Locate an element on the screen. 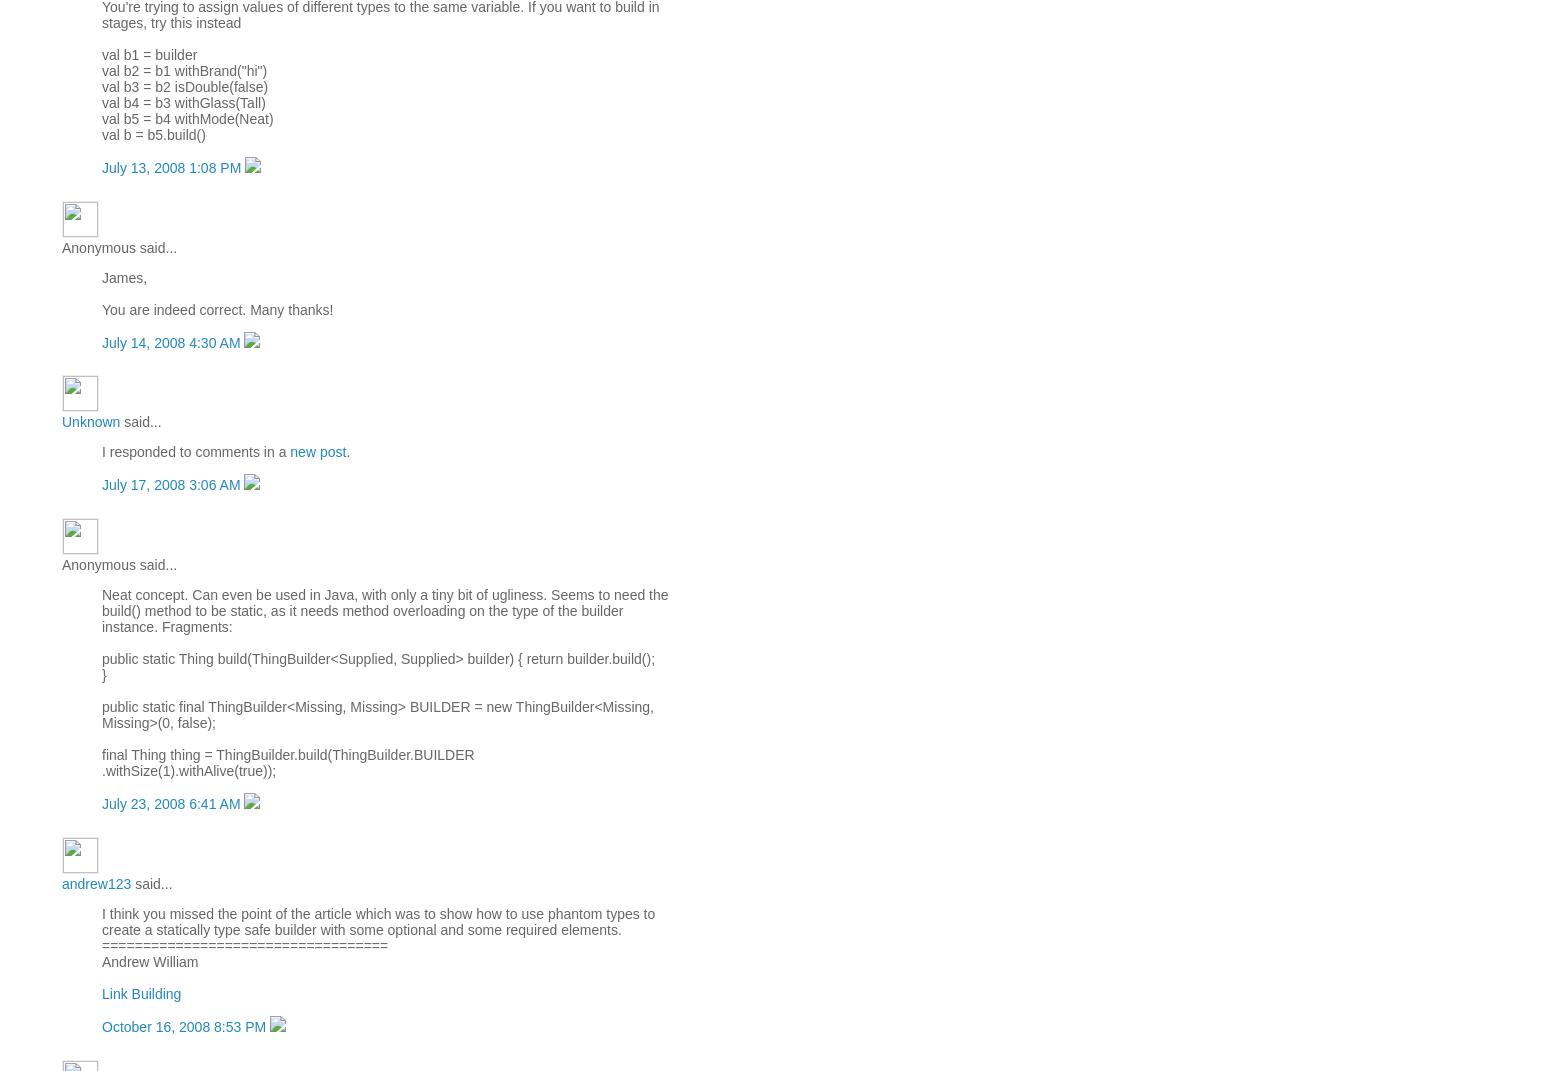  'James,' is located at coordinates (123, 276).